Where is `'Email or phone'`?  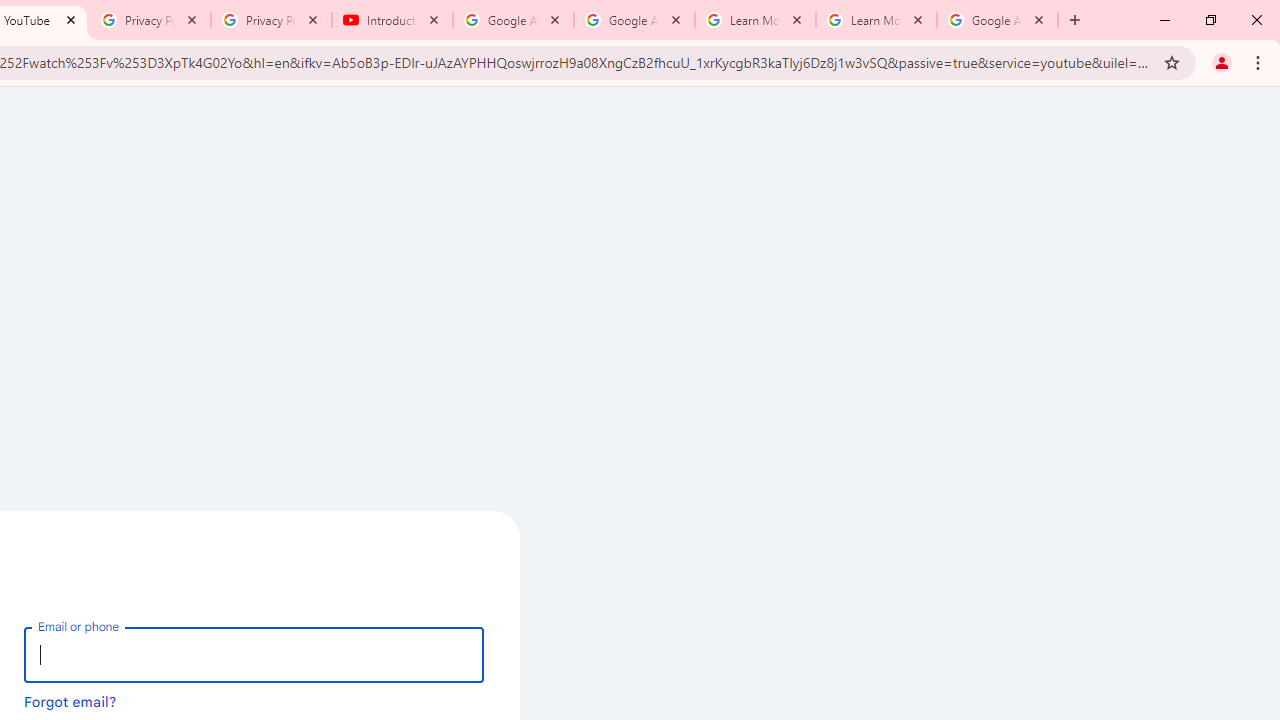
'Email or phone' is located at coordinates (253, 654).